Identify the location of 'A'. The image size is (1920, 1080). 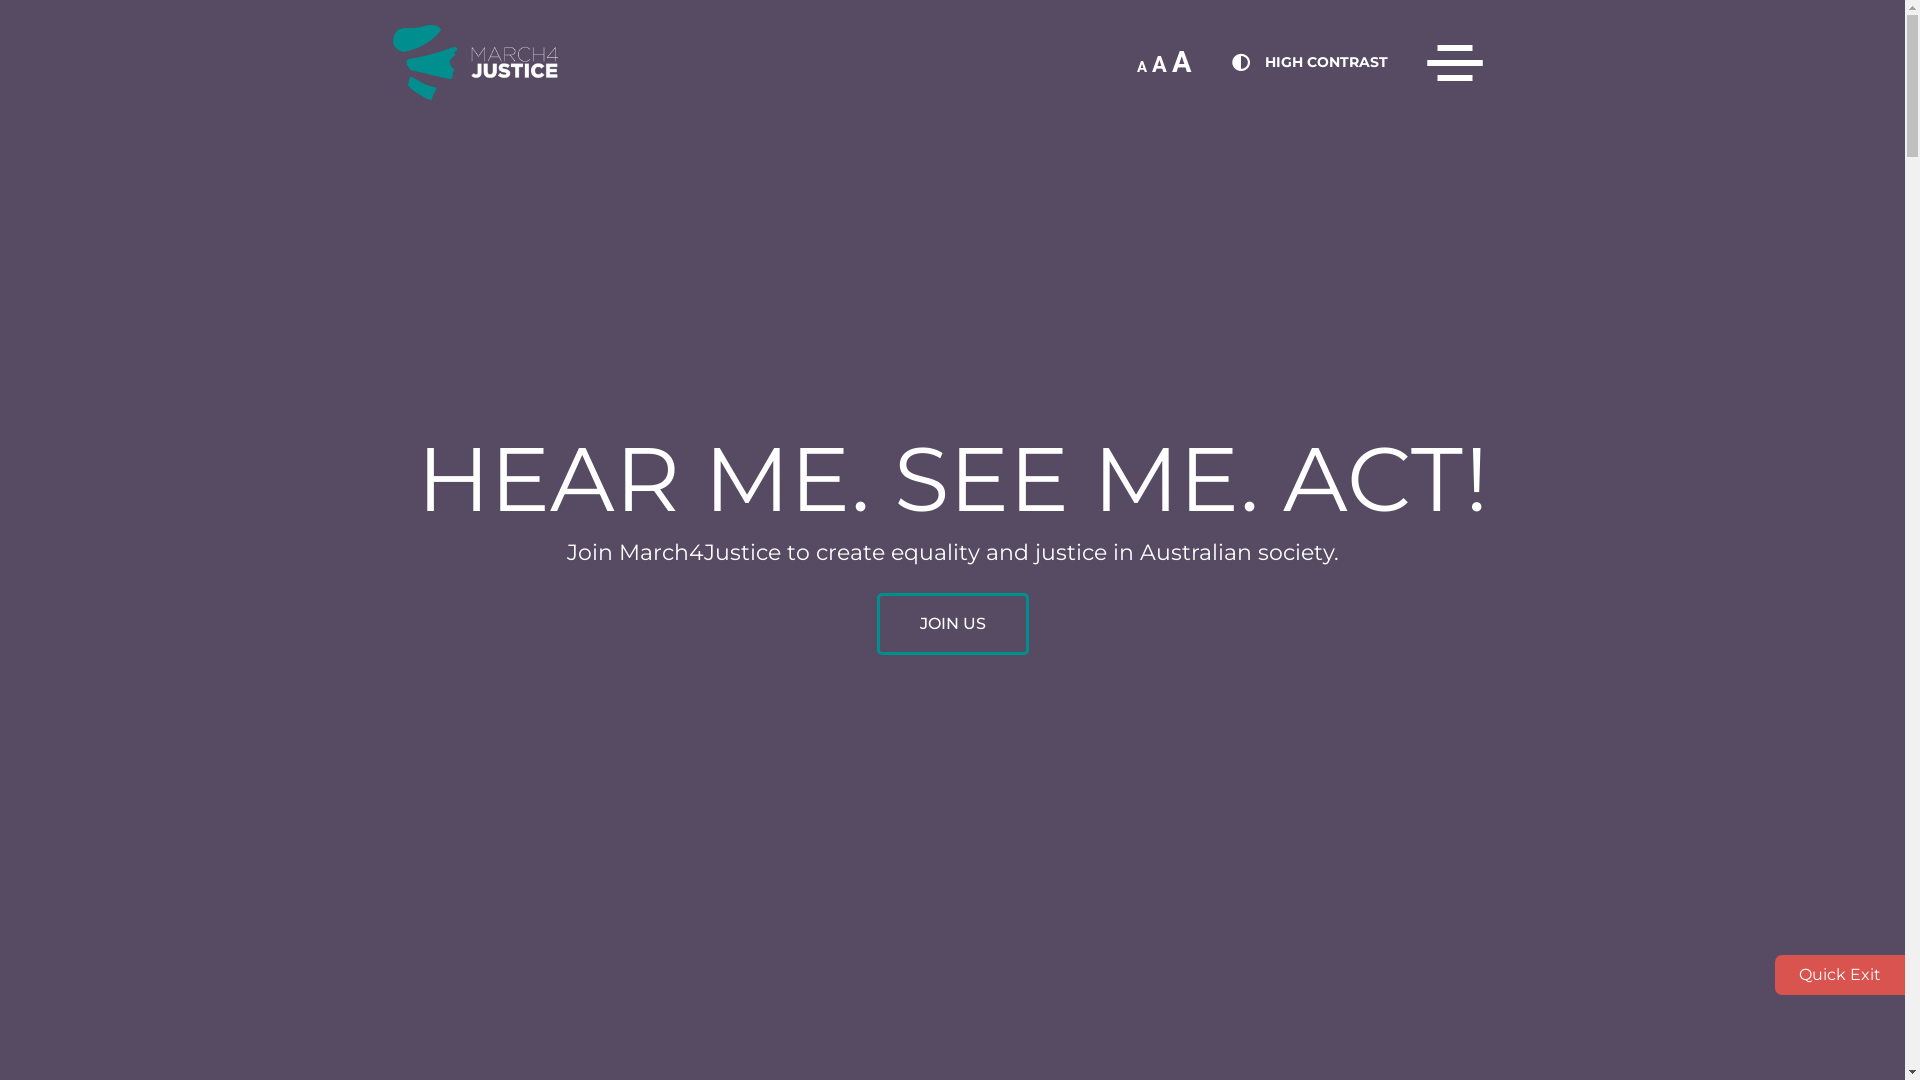
(1141, 65).